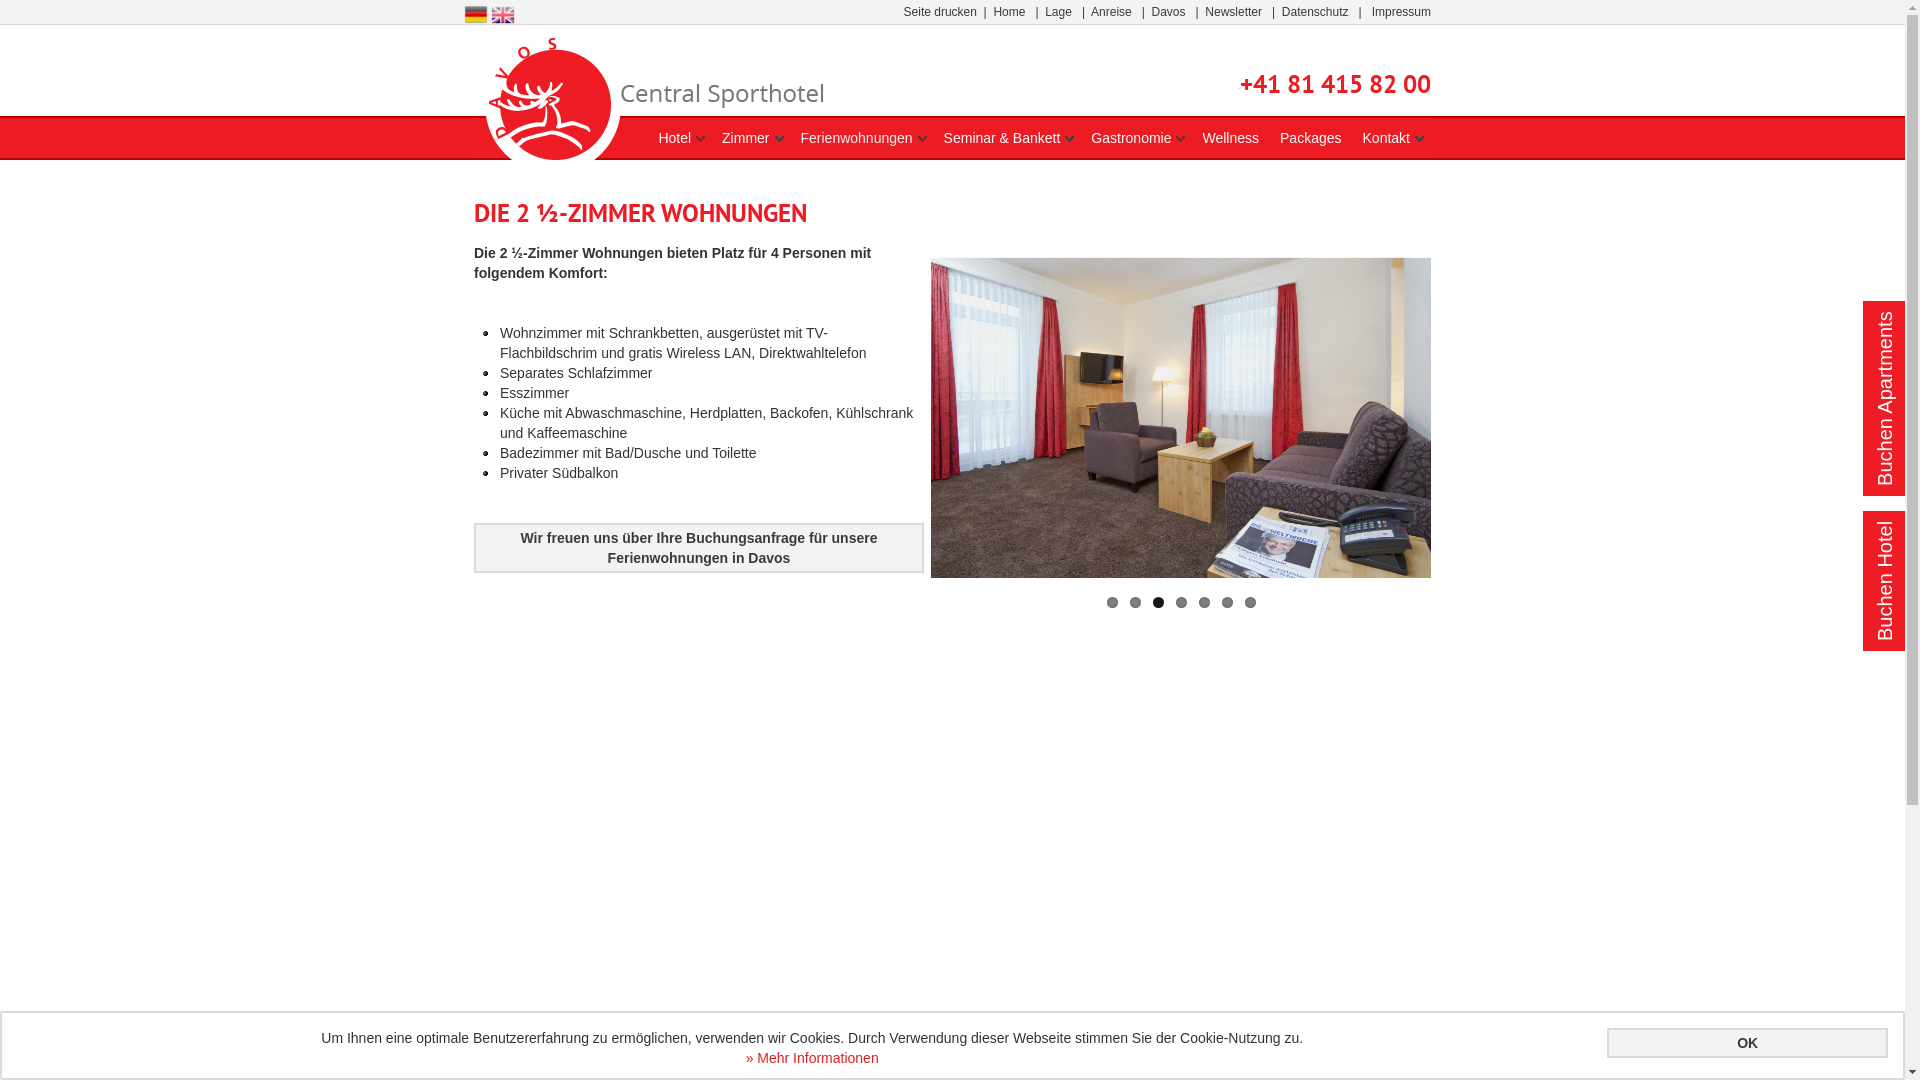  Describe the element at coordinates (1089, 11) in the screenshot. I see `'Anreise'` at that location.